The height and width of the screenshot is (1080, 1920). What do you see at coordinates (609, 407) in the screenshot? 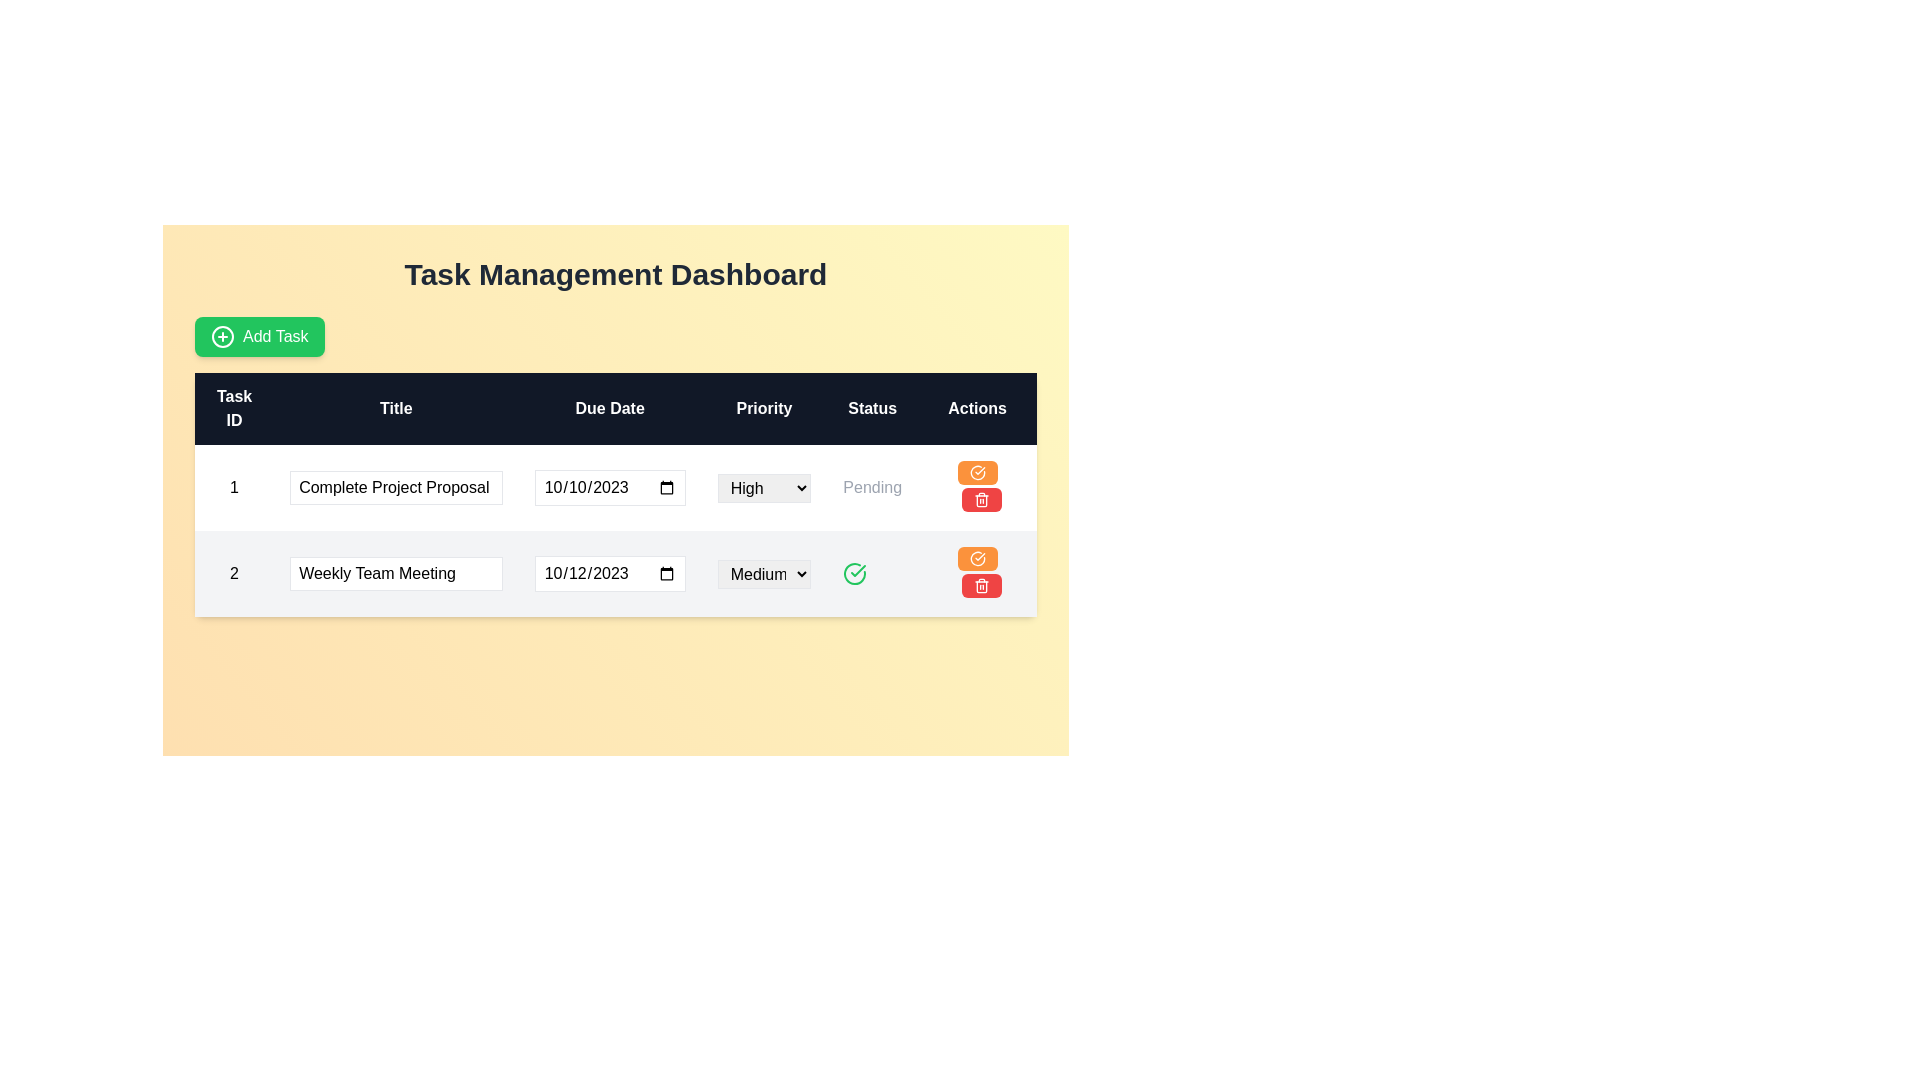
I see `the third column header of the table that indicates due dates for tasks, located between the 'Title' and 'Priority' headers` at bounding box center [609, 407].